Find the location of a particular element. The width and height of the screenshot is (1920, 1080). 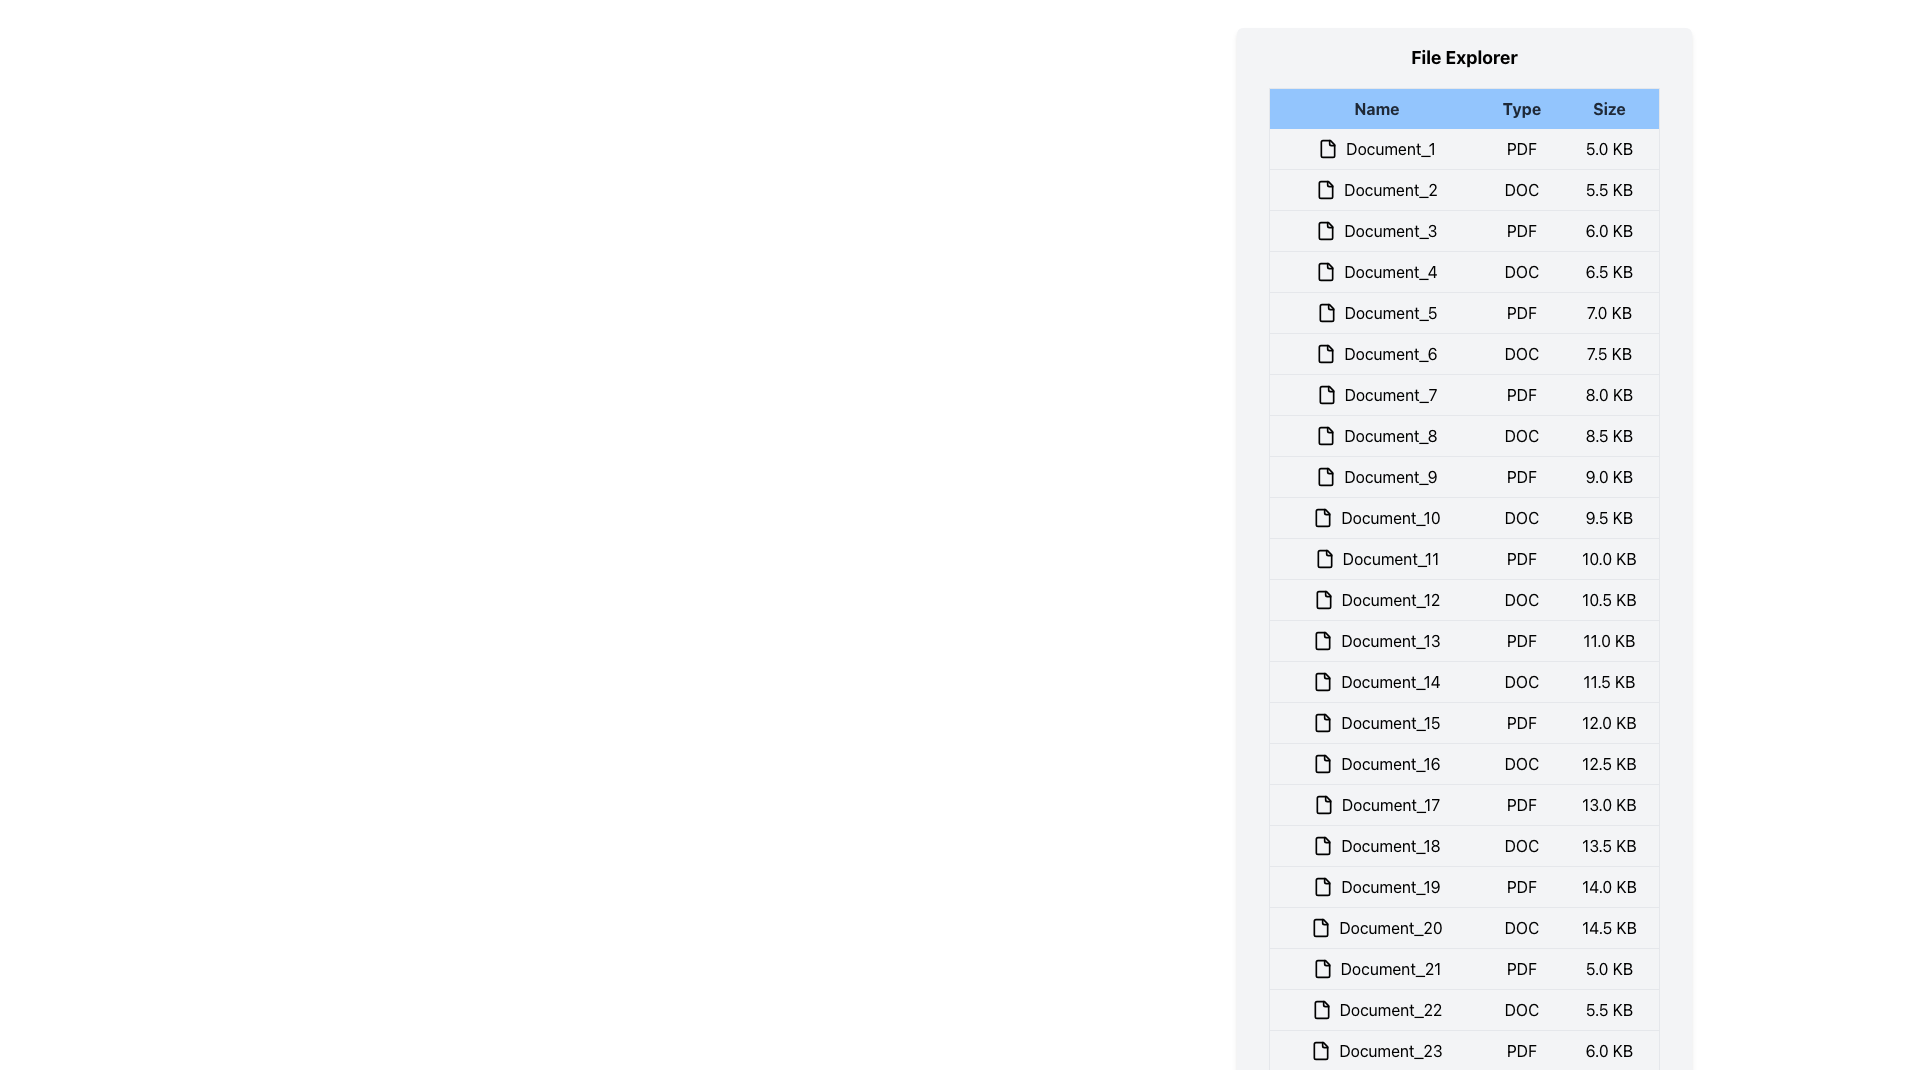

the 'DOC' label in the 'Type' column corresponding to 'Document_20' in the table view, which serves as a static text descriptor indicating the file type is located at coordinates (1520, 928).